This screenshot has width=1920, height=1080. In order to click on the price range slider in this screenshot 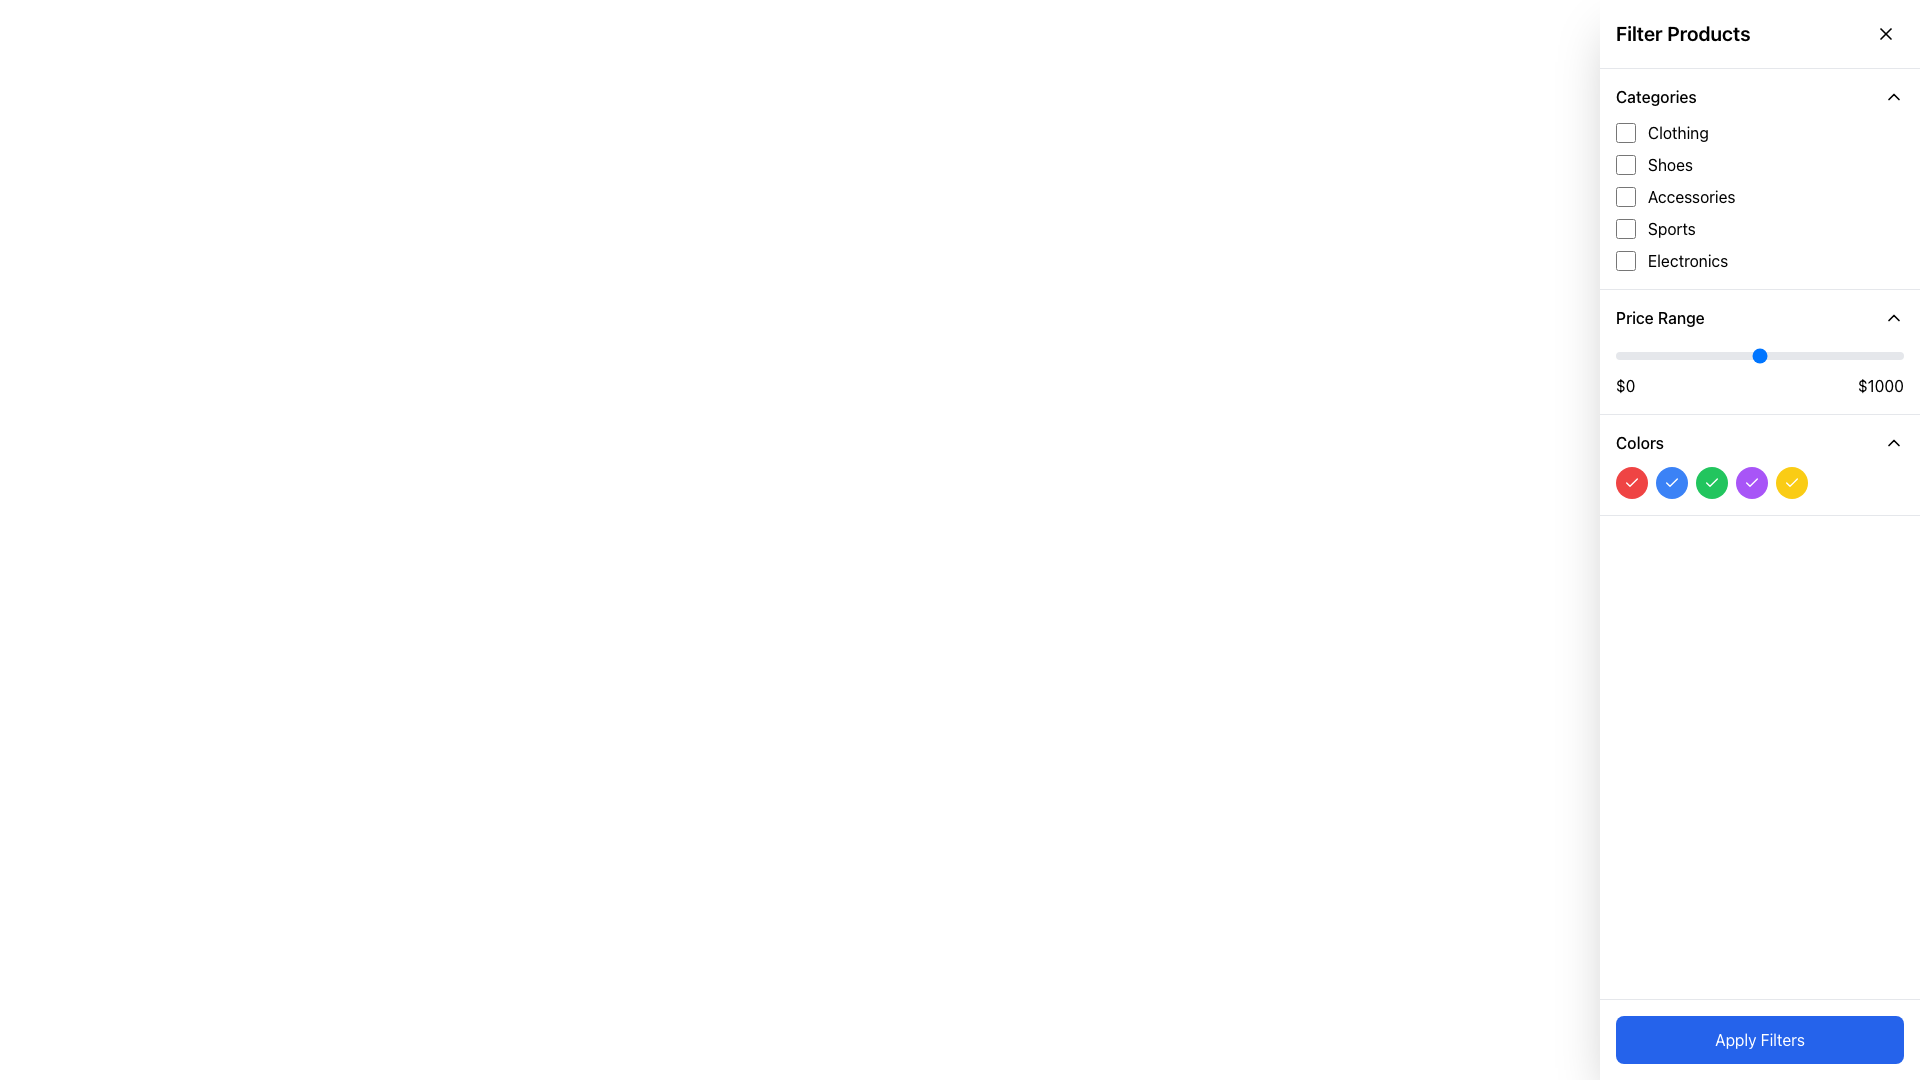, I will do `click(1765, 354)`.